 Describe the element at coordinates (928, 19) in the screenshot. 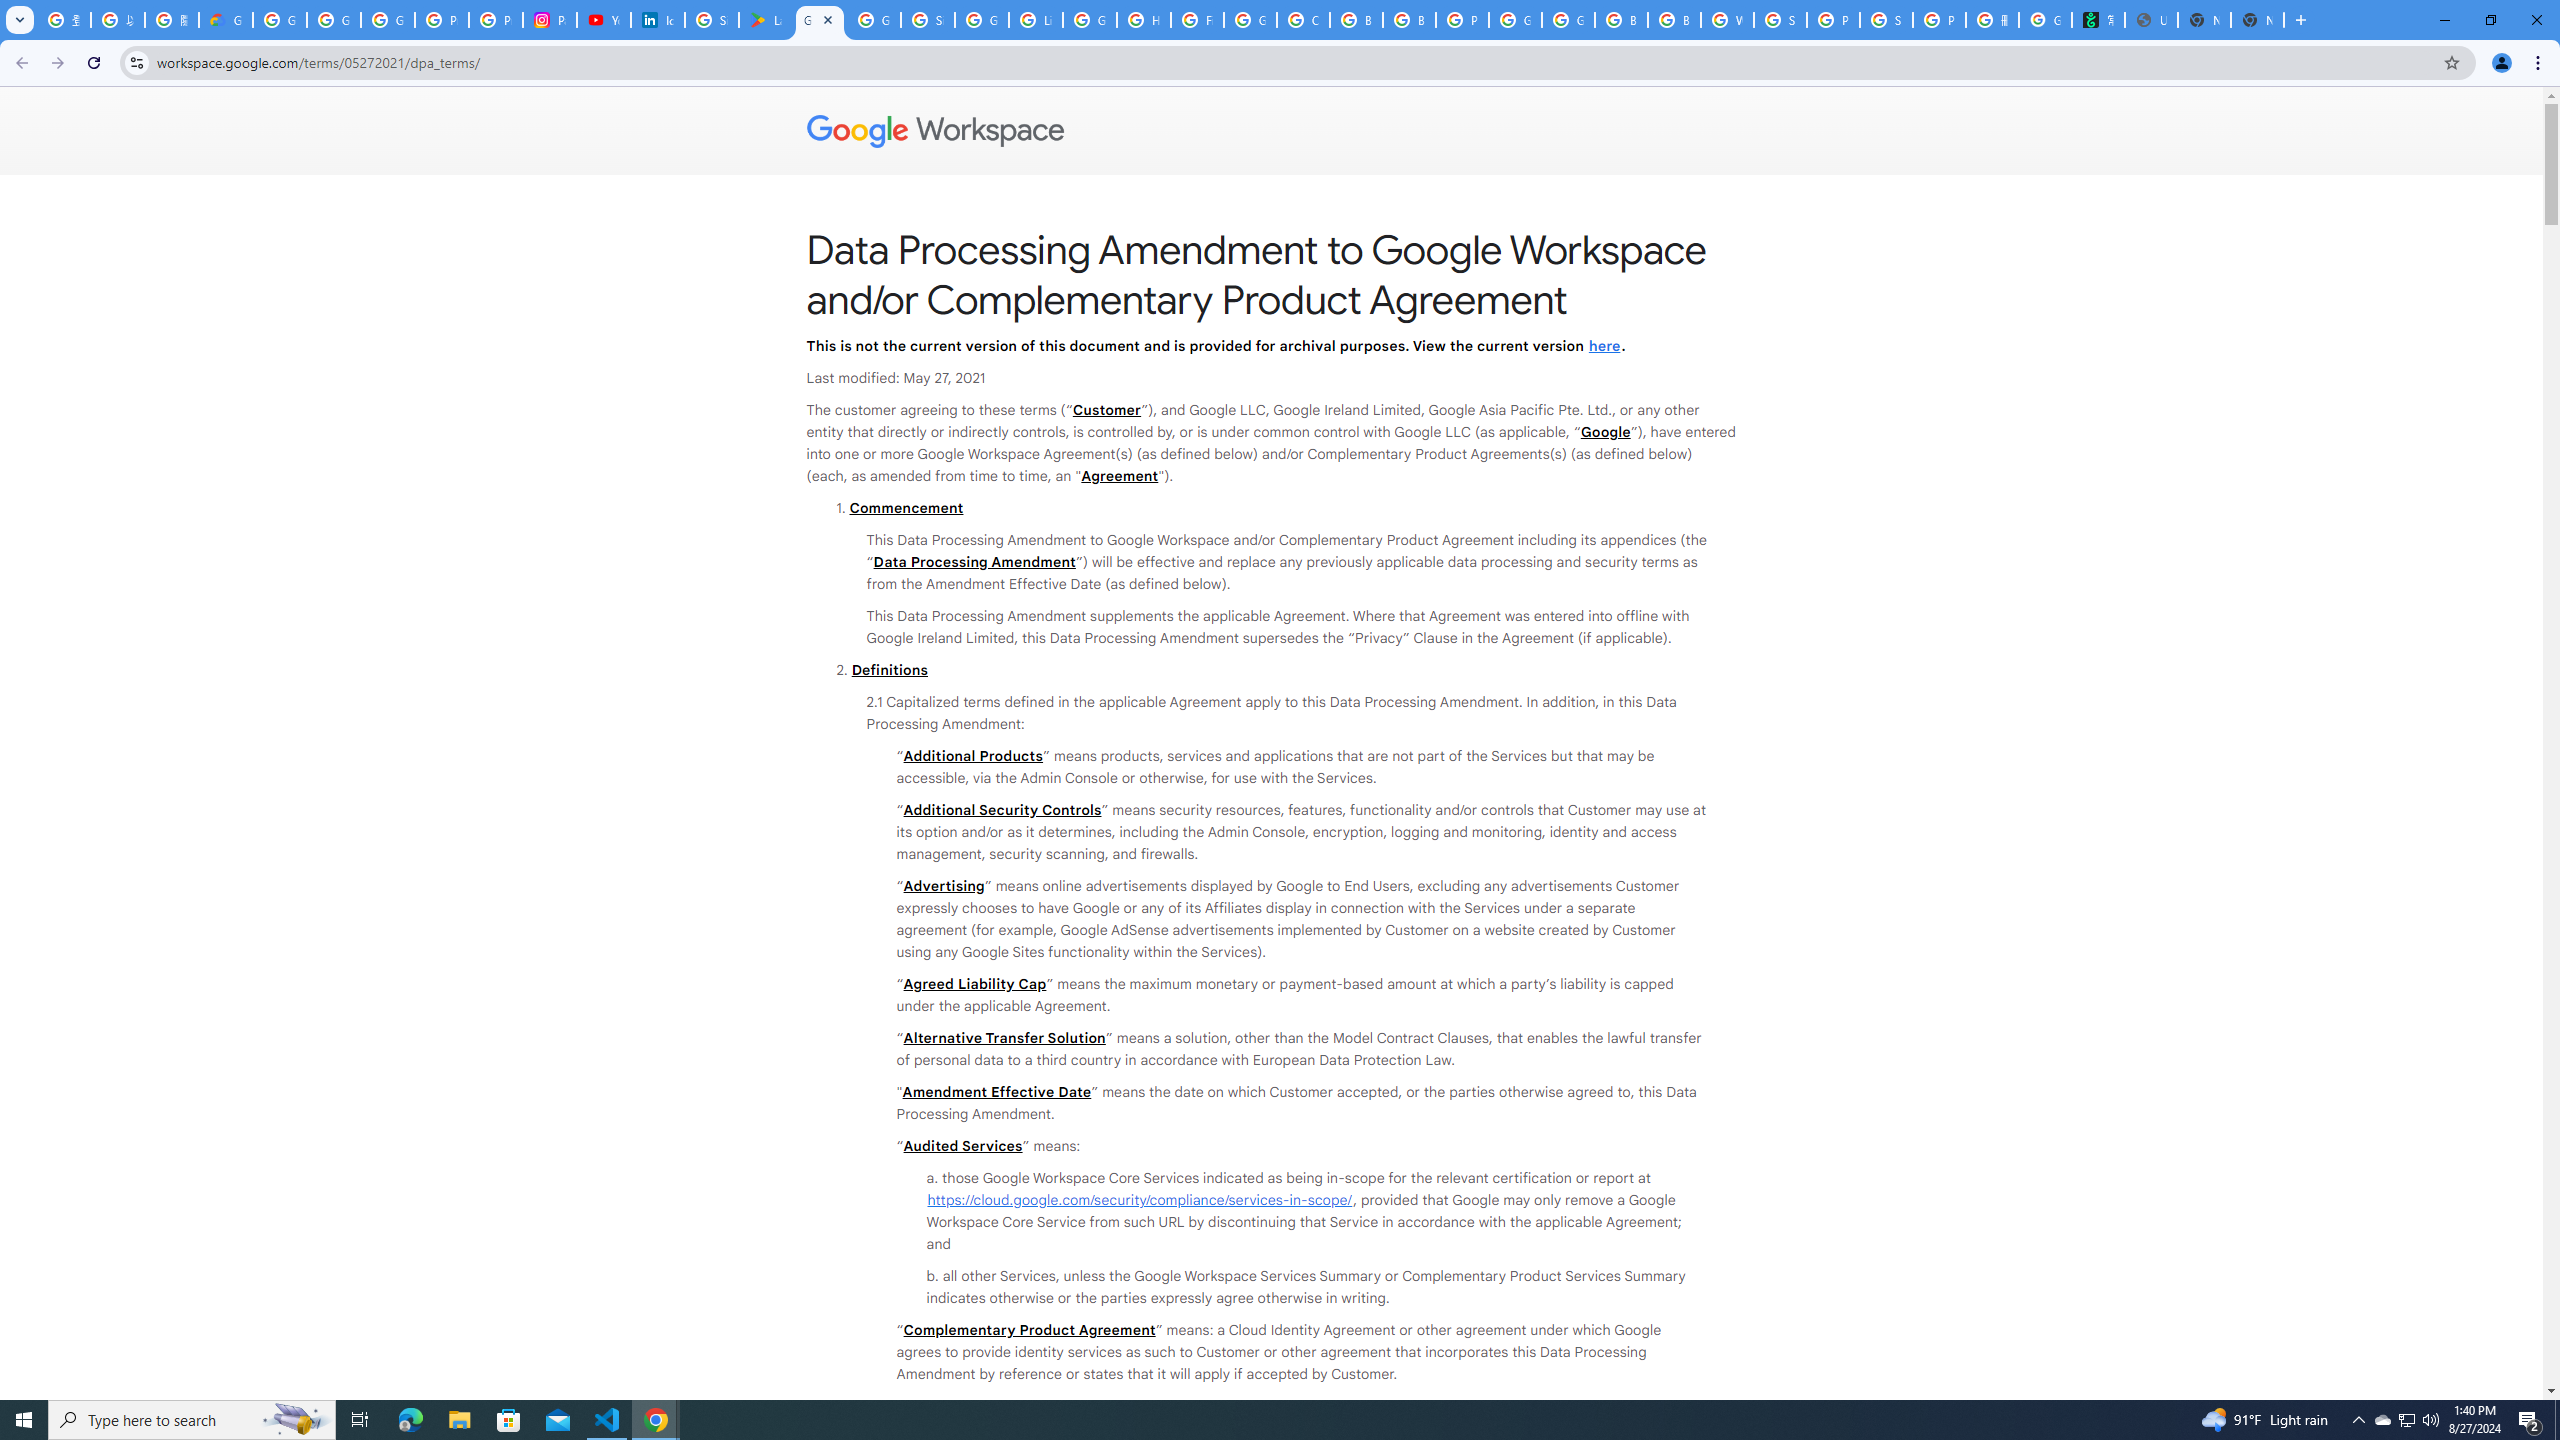

I see `'Sign in - Google Accounts'` at that location.